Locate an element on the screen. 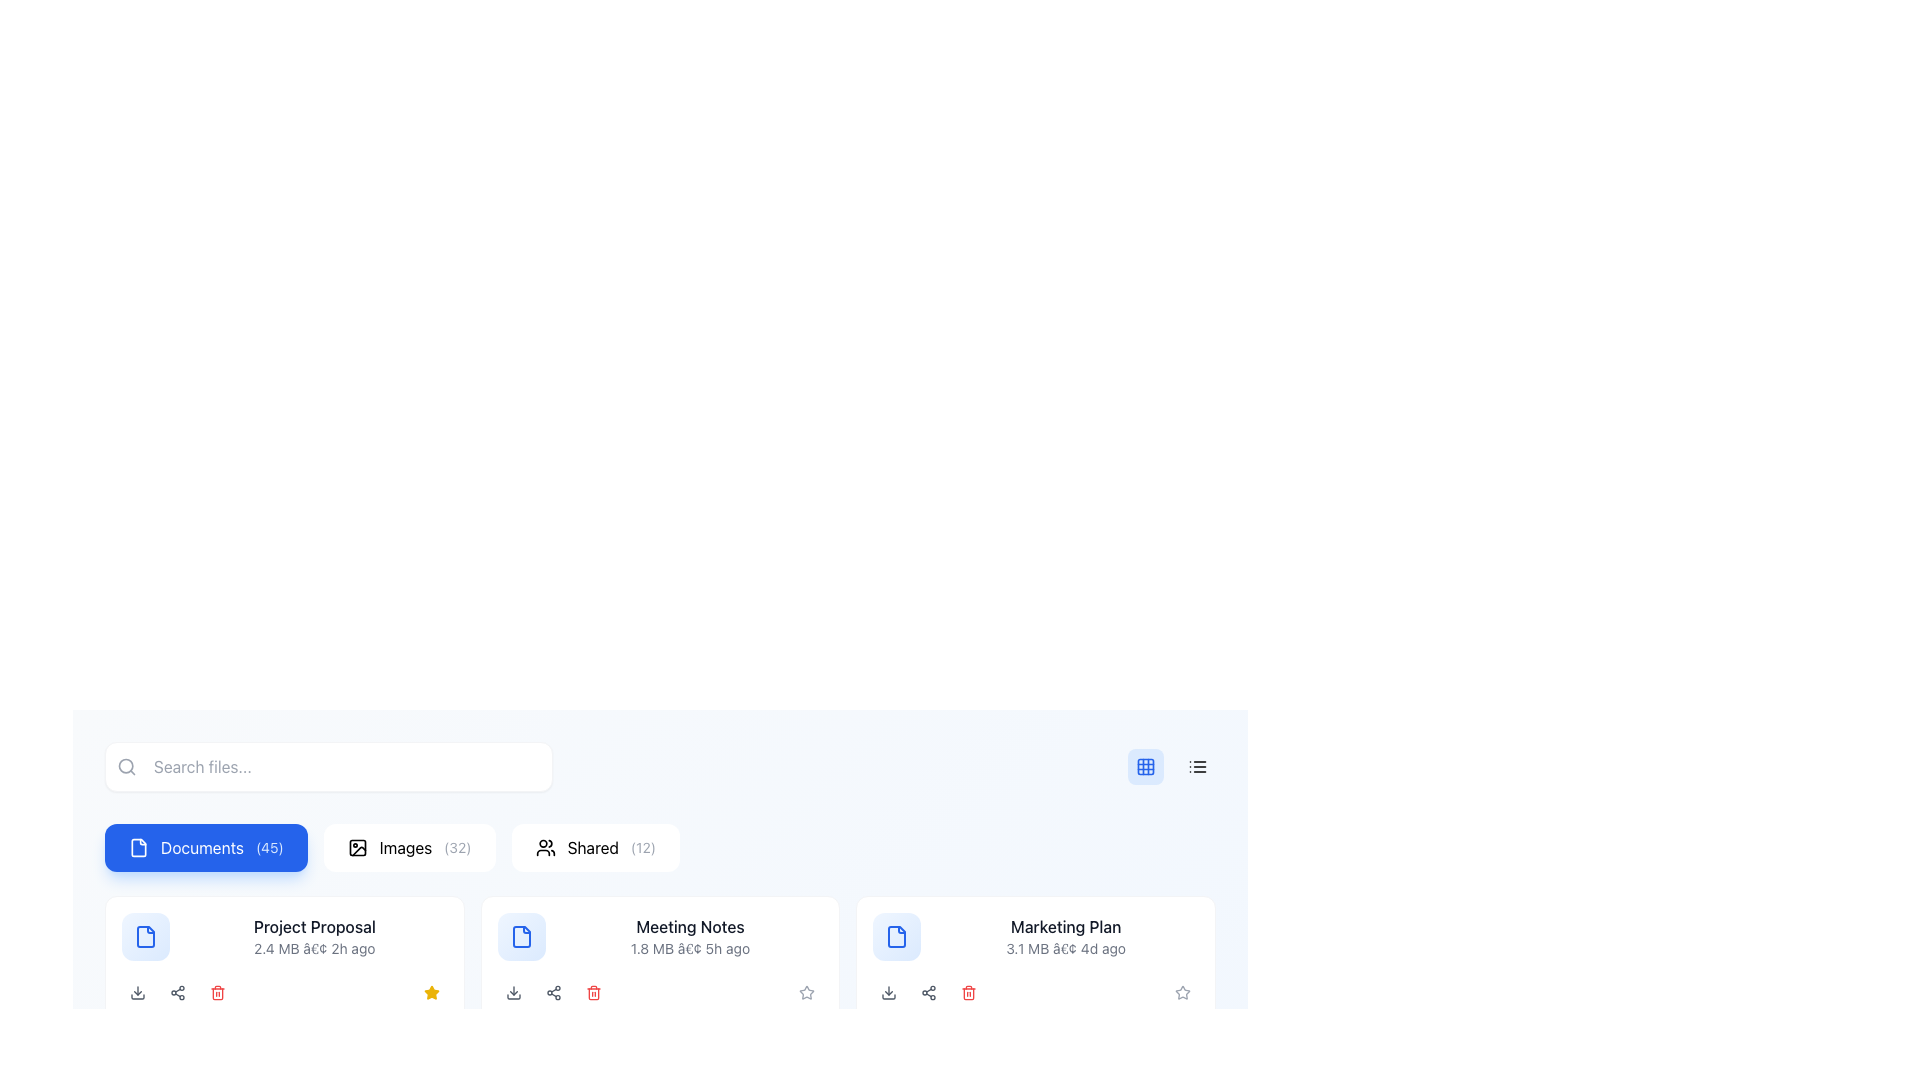 This screenshot has width=1920, height=1080. the rightmost file card in the document management interface is located at coordinates (1036, 937).